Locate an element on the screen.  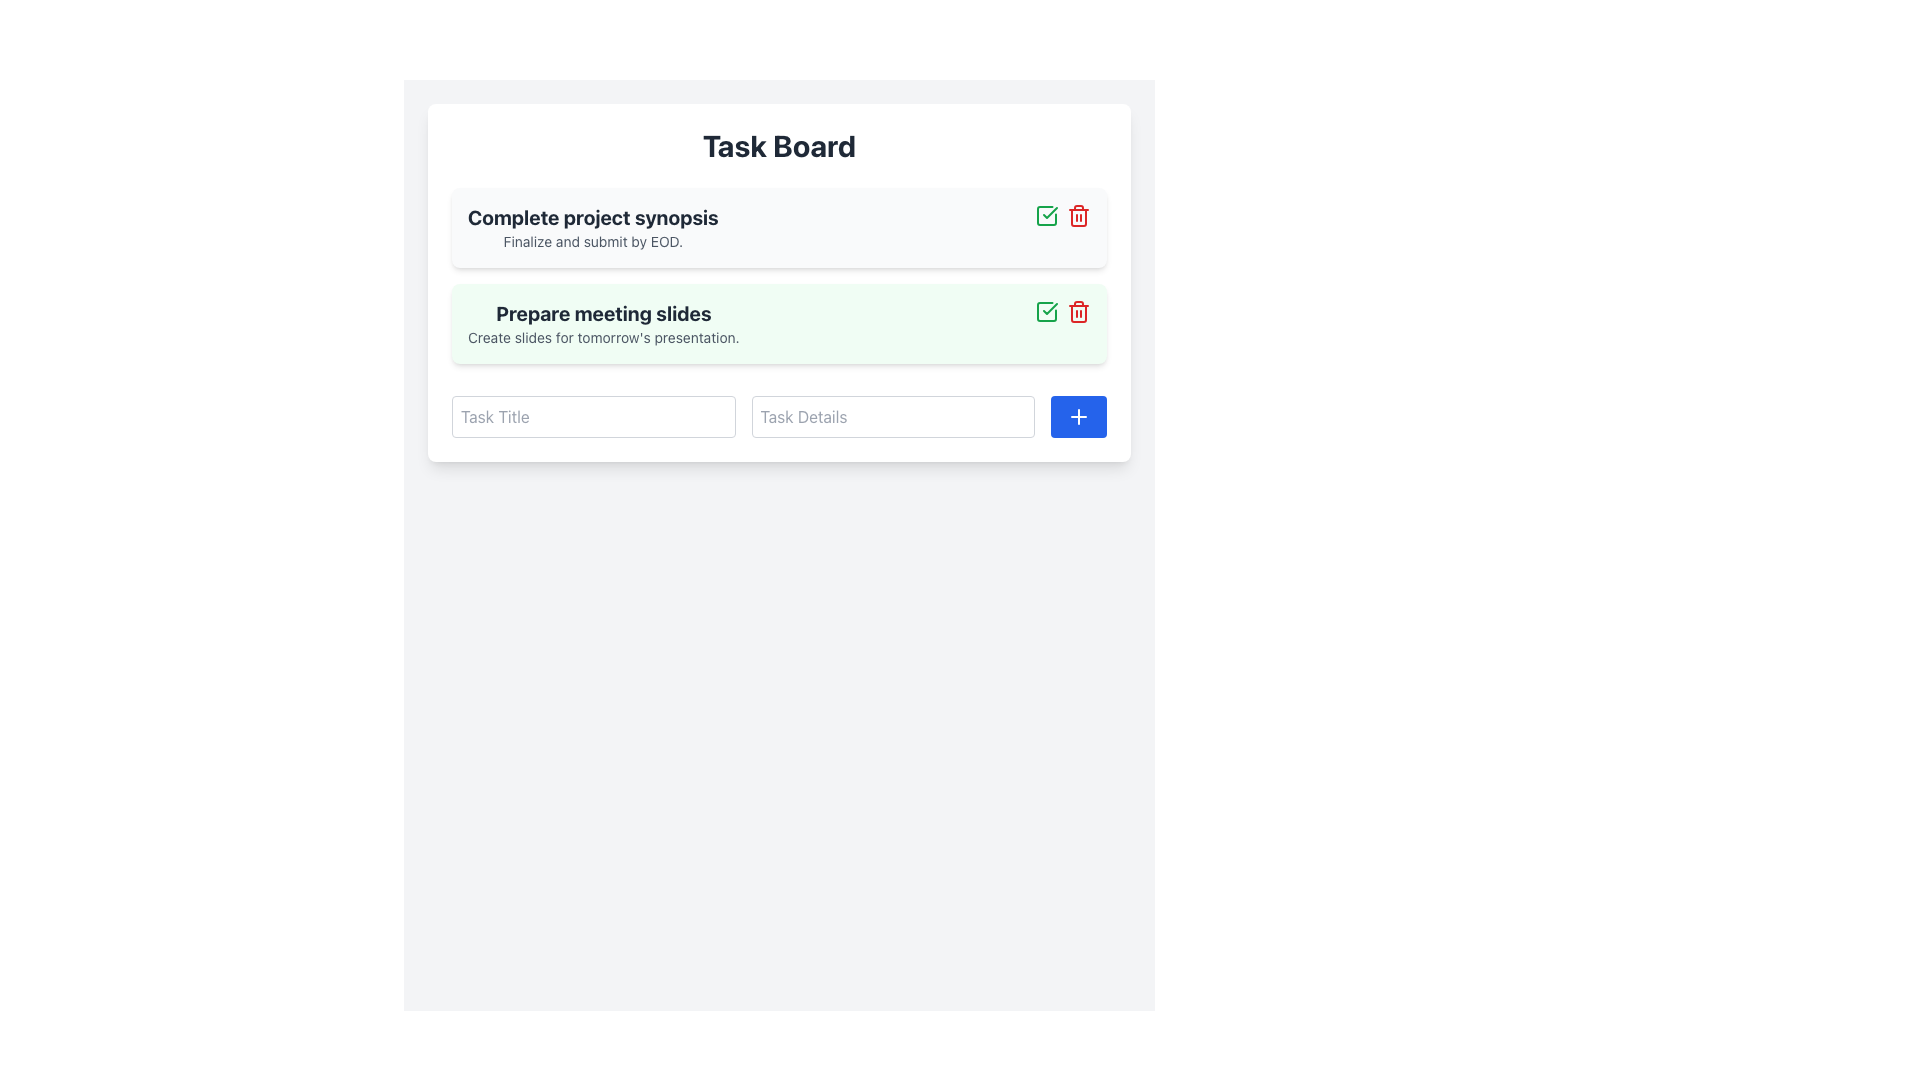
the plus-shaped icon button with a blue square background located in the bottom-right part of the interface is located at coordinates (1078, 415).